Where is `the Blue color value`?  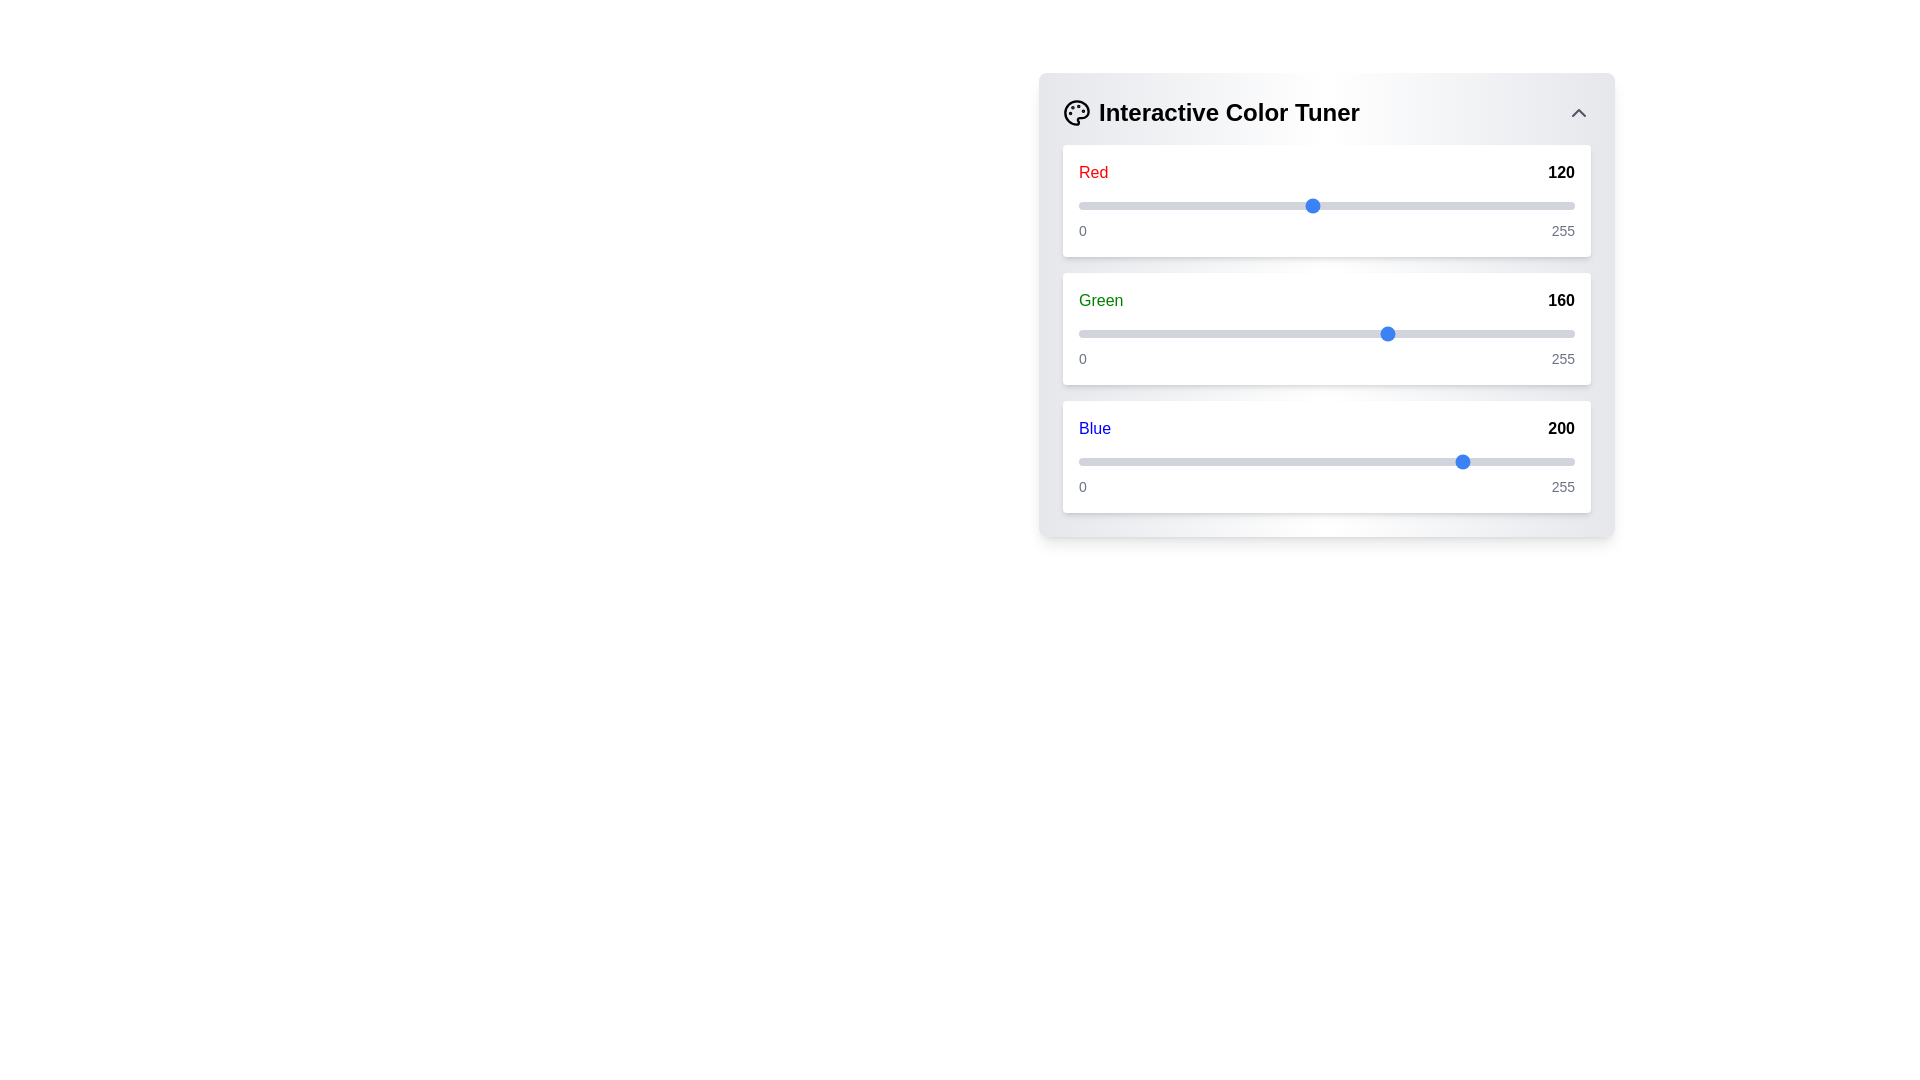
the Blue color value is located at coordinates (1558, 462).